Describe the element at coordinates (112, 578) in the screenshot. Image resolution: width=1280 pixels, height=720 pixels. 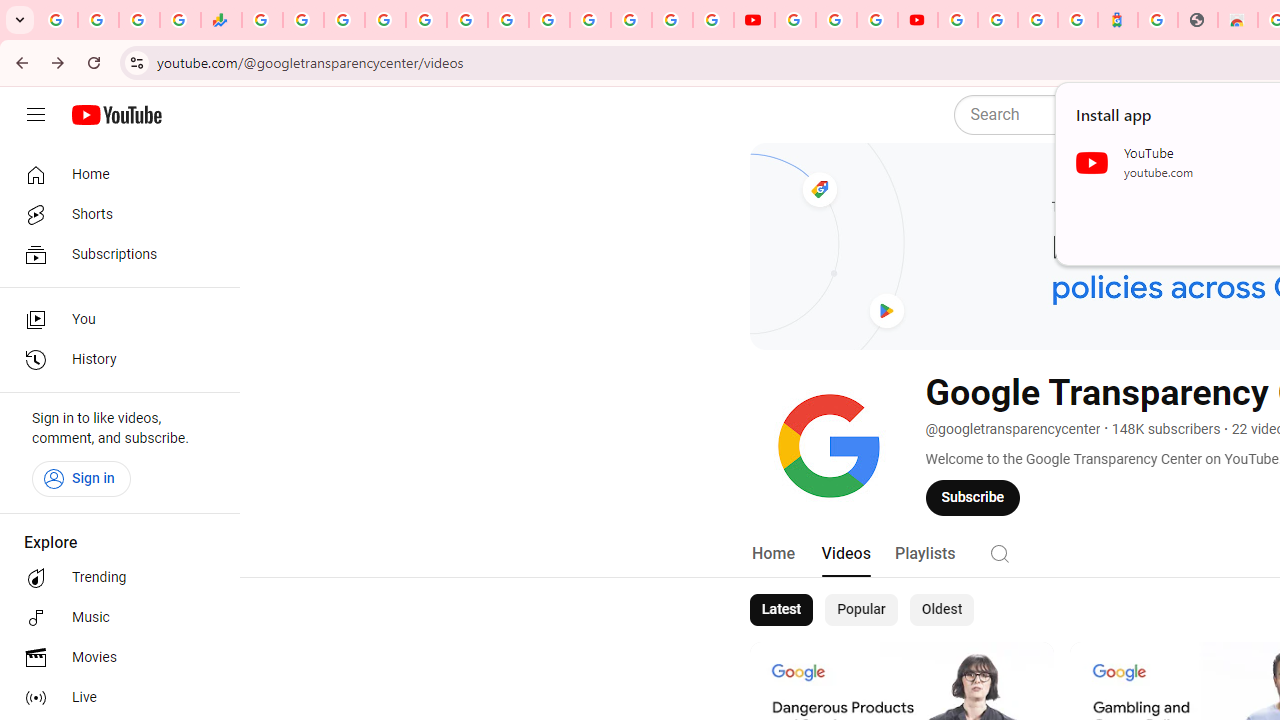
I see `'Trending'` at that location.